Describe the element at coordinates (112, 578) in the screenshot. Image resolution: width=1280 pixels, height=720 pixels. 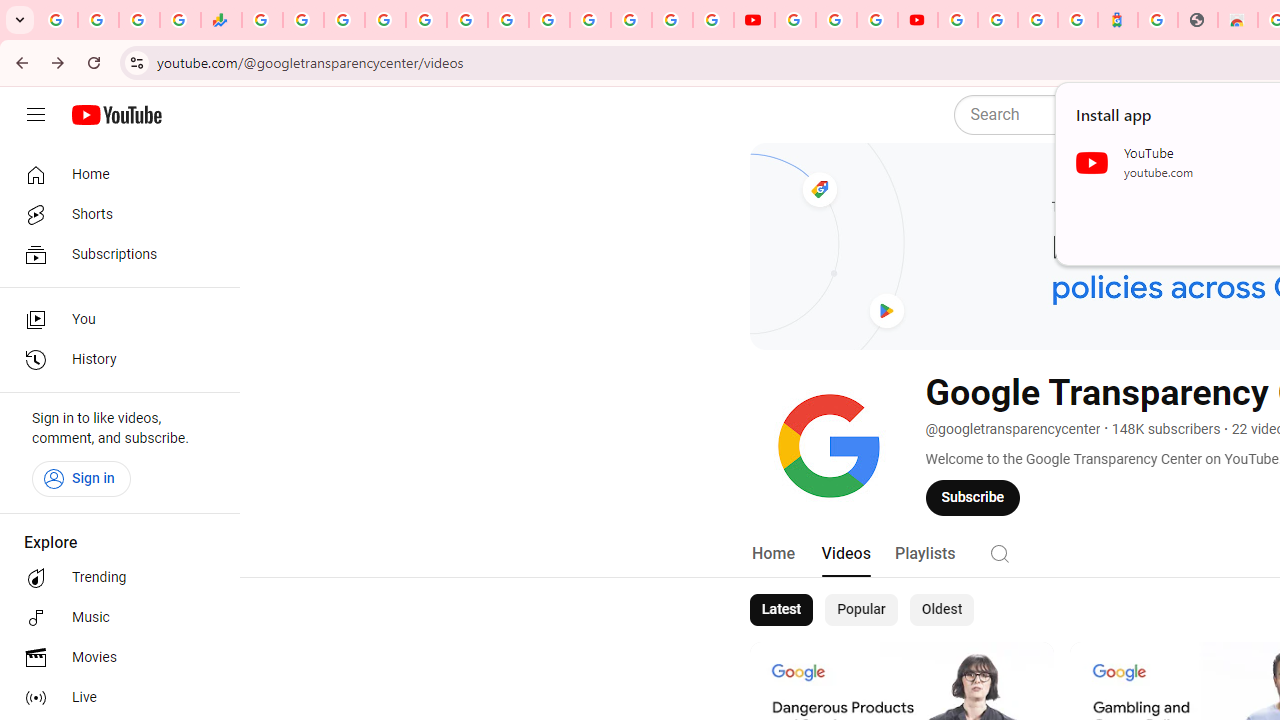
I see `'Trending'` at that location.